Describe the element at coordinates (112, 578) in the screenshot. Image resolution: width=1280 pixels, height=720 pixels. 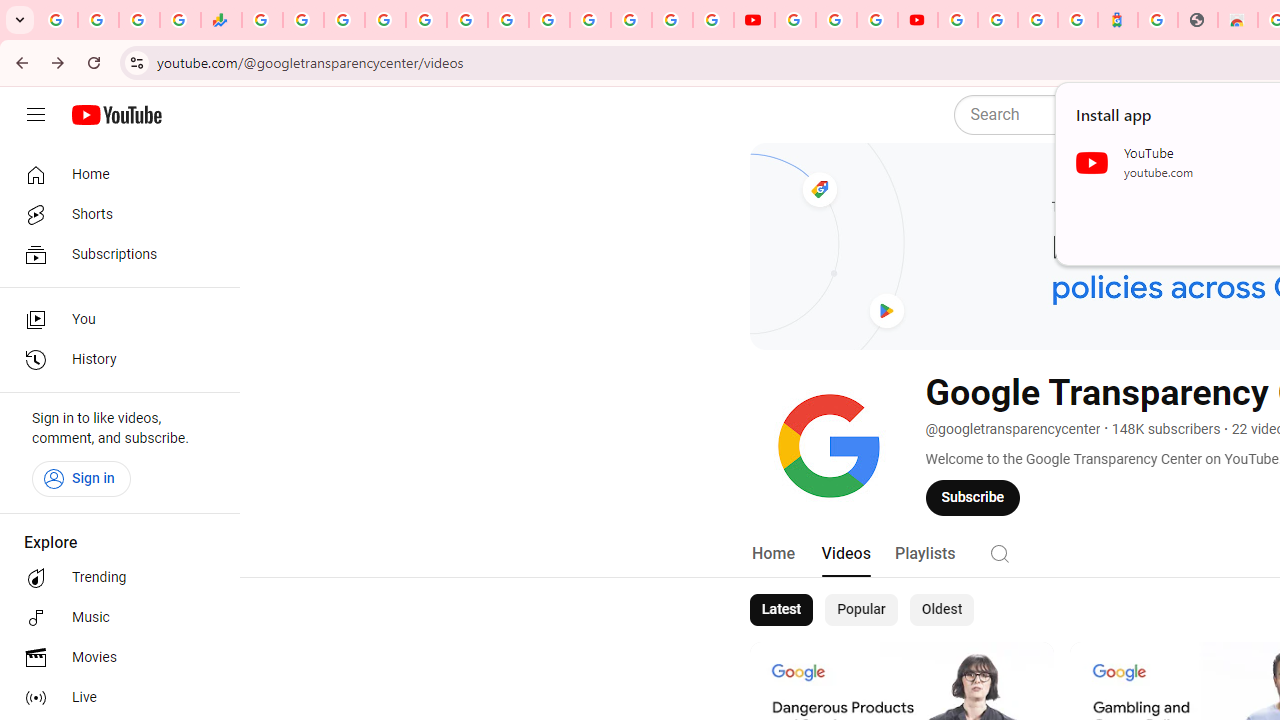
I see `'Trending'` at that location.